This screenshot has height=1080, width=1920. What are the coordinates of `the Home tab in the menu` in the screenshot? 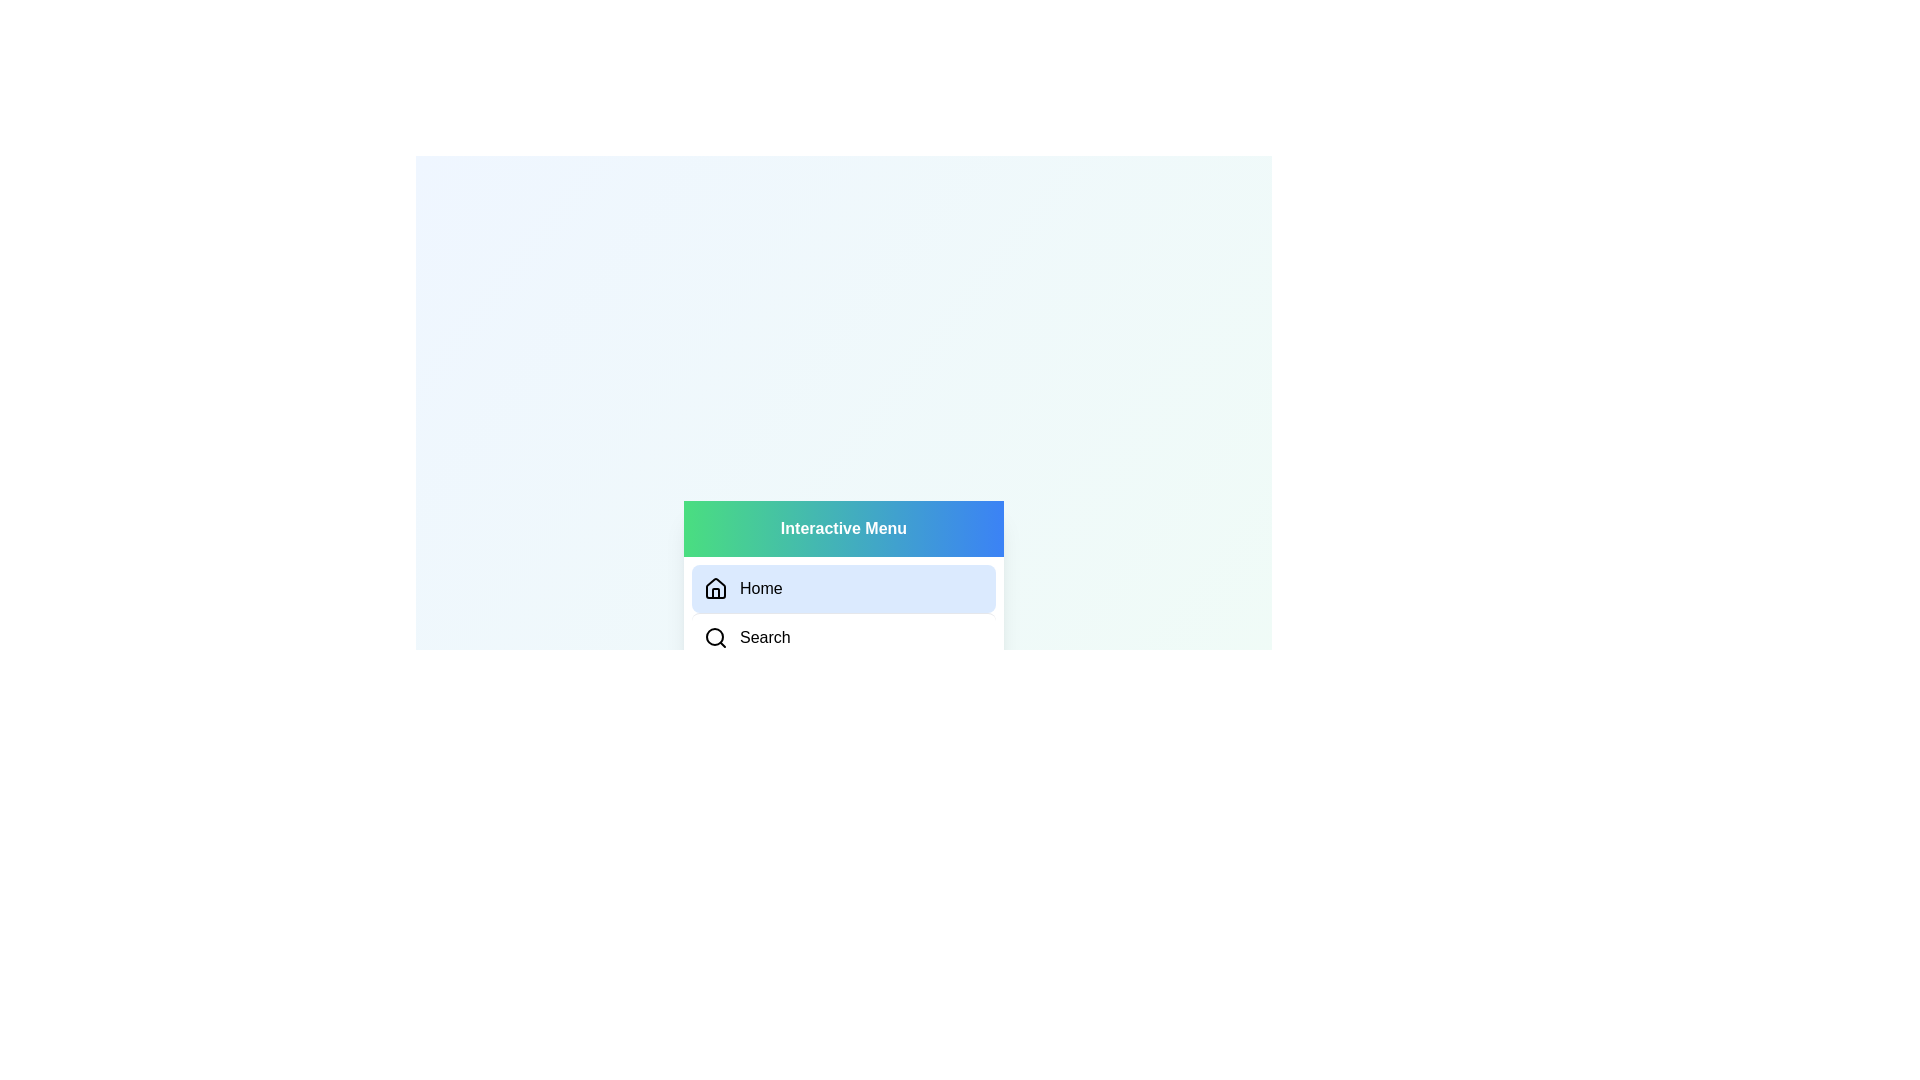 It's located at (844, 588).